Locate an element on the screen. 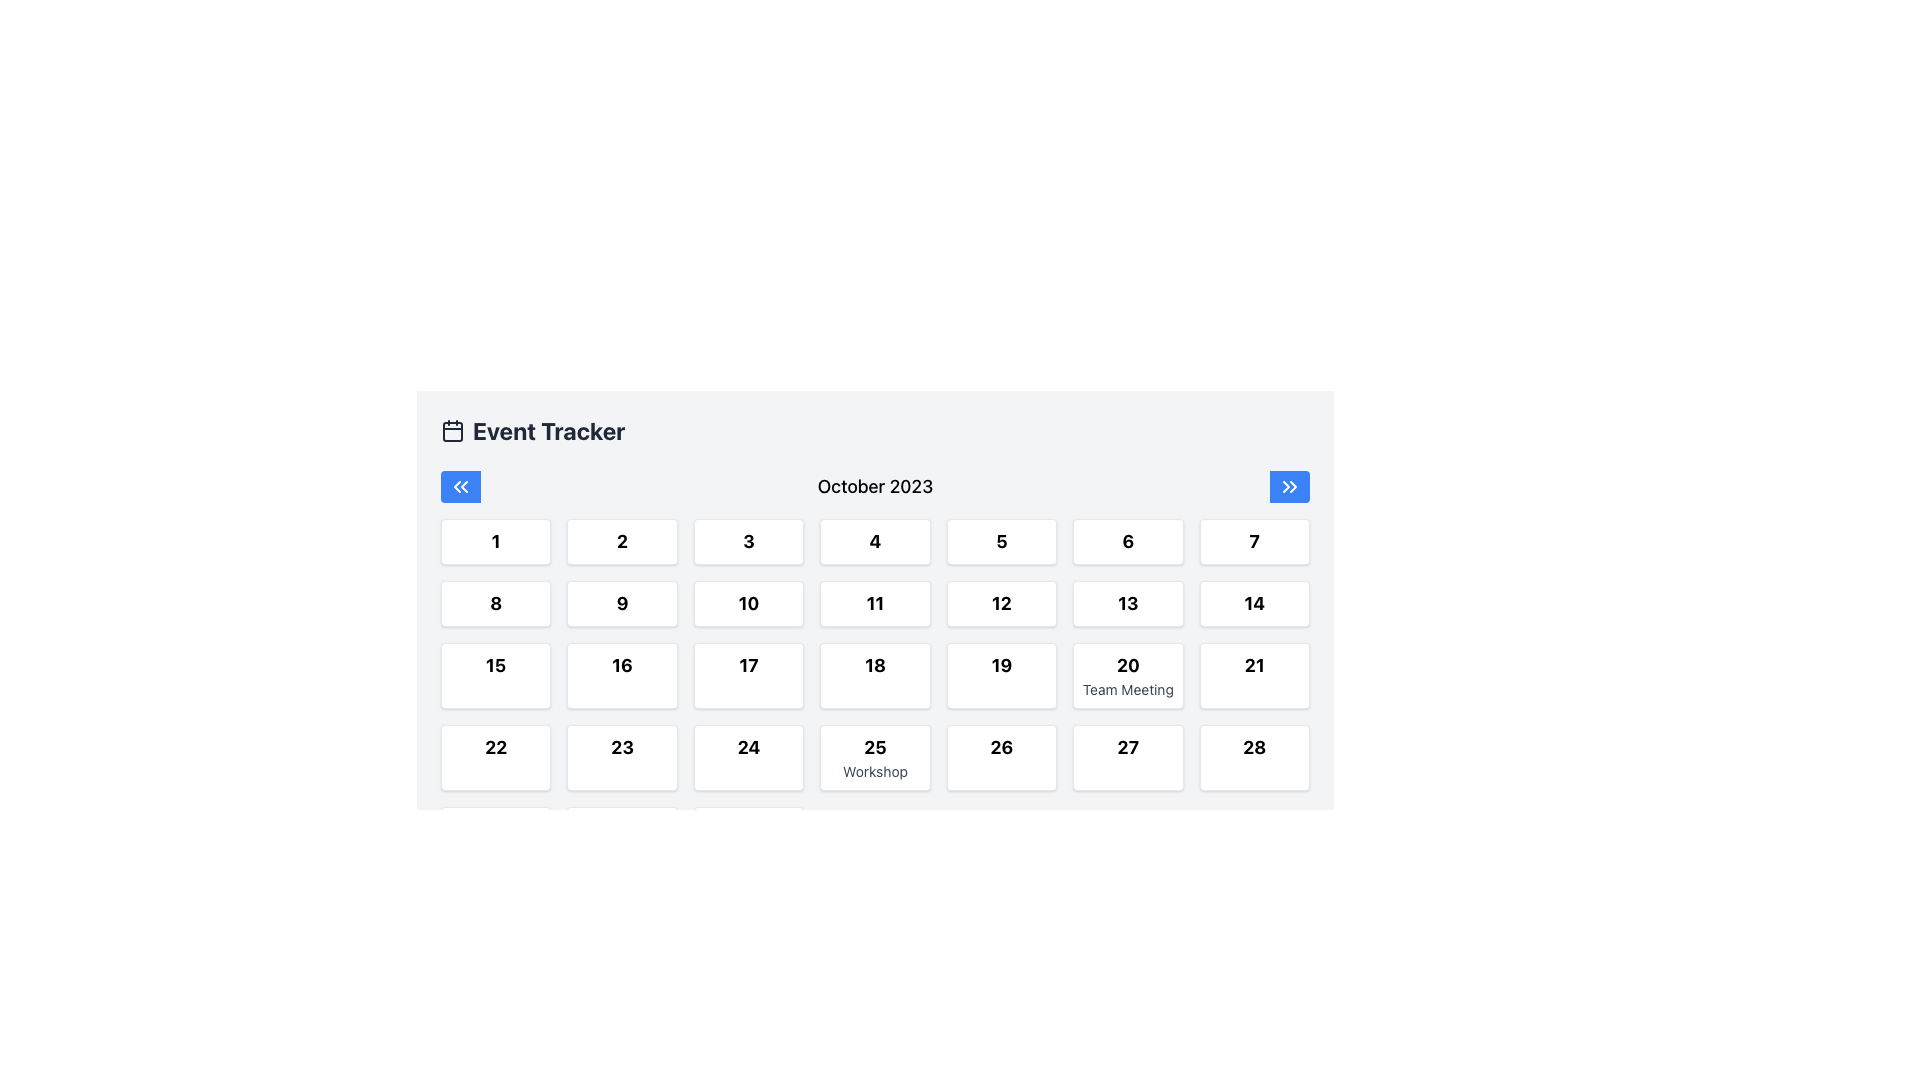 This screenshot has width=1920, height=1080. the date cell representing day 14 in the calendar layout is located at coordinates (1253, 603).